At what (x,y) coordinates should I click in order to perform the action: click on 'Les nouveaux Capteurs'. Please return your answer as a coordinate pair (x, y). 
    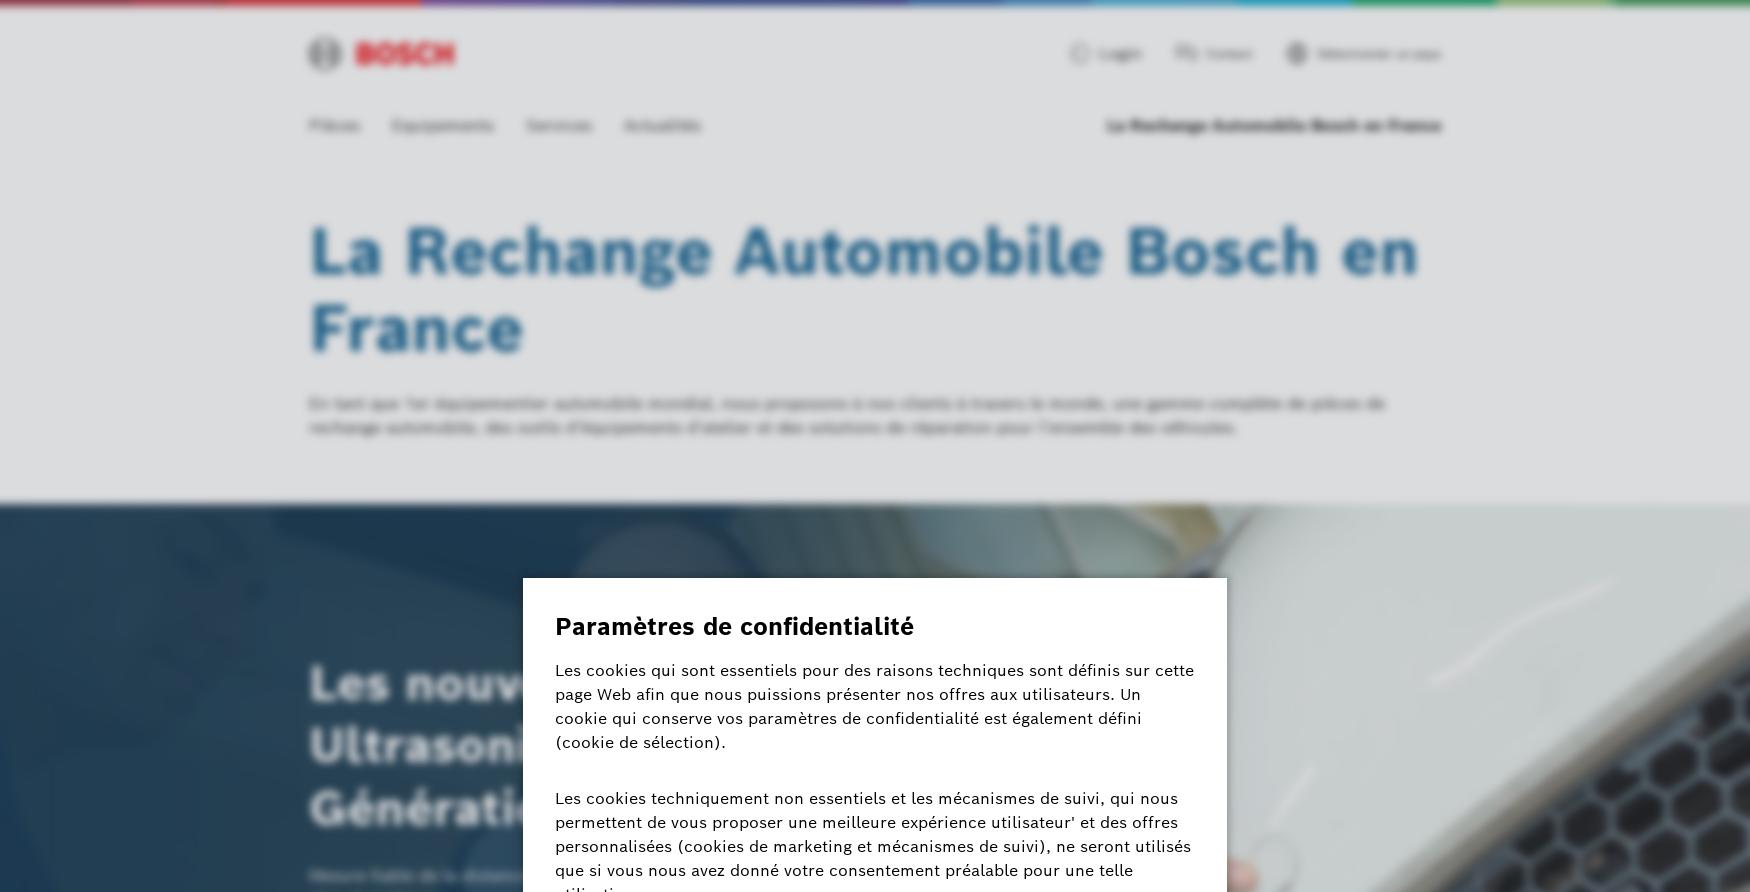
    Looking at the image, I should click on (586, 683).